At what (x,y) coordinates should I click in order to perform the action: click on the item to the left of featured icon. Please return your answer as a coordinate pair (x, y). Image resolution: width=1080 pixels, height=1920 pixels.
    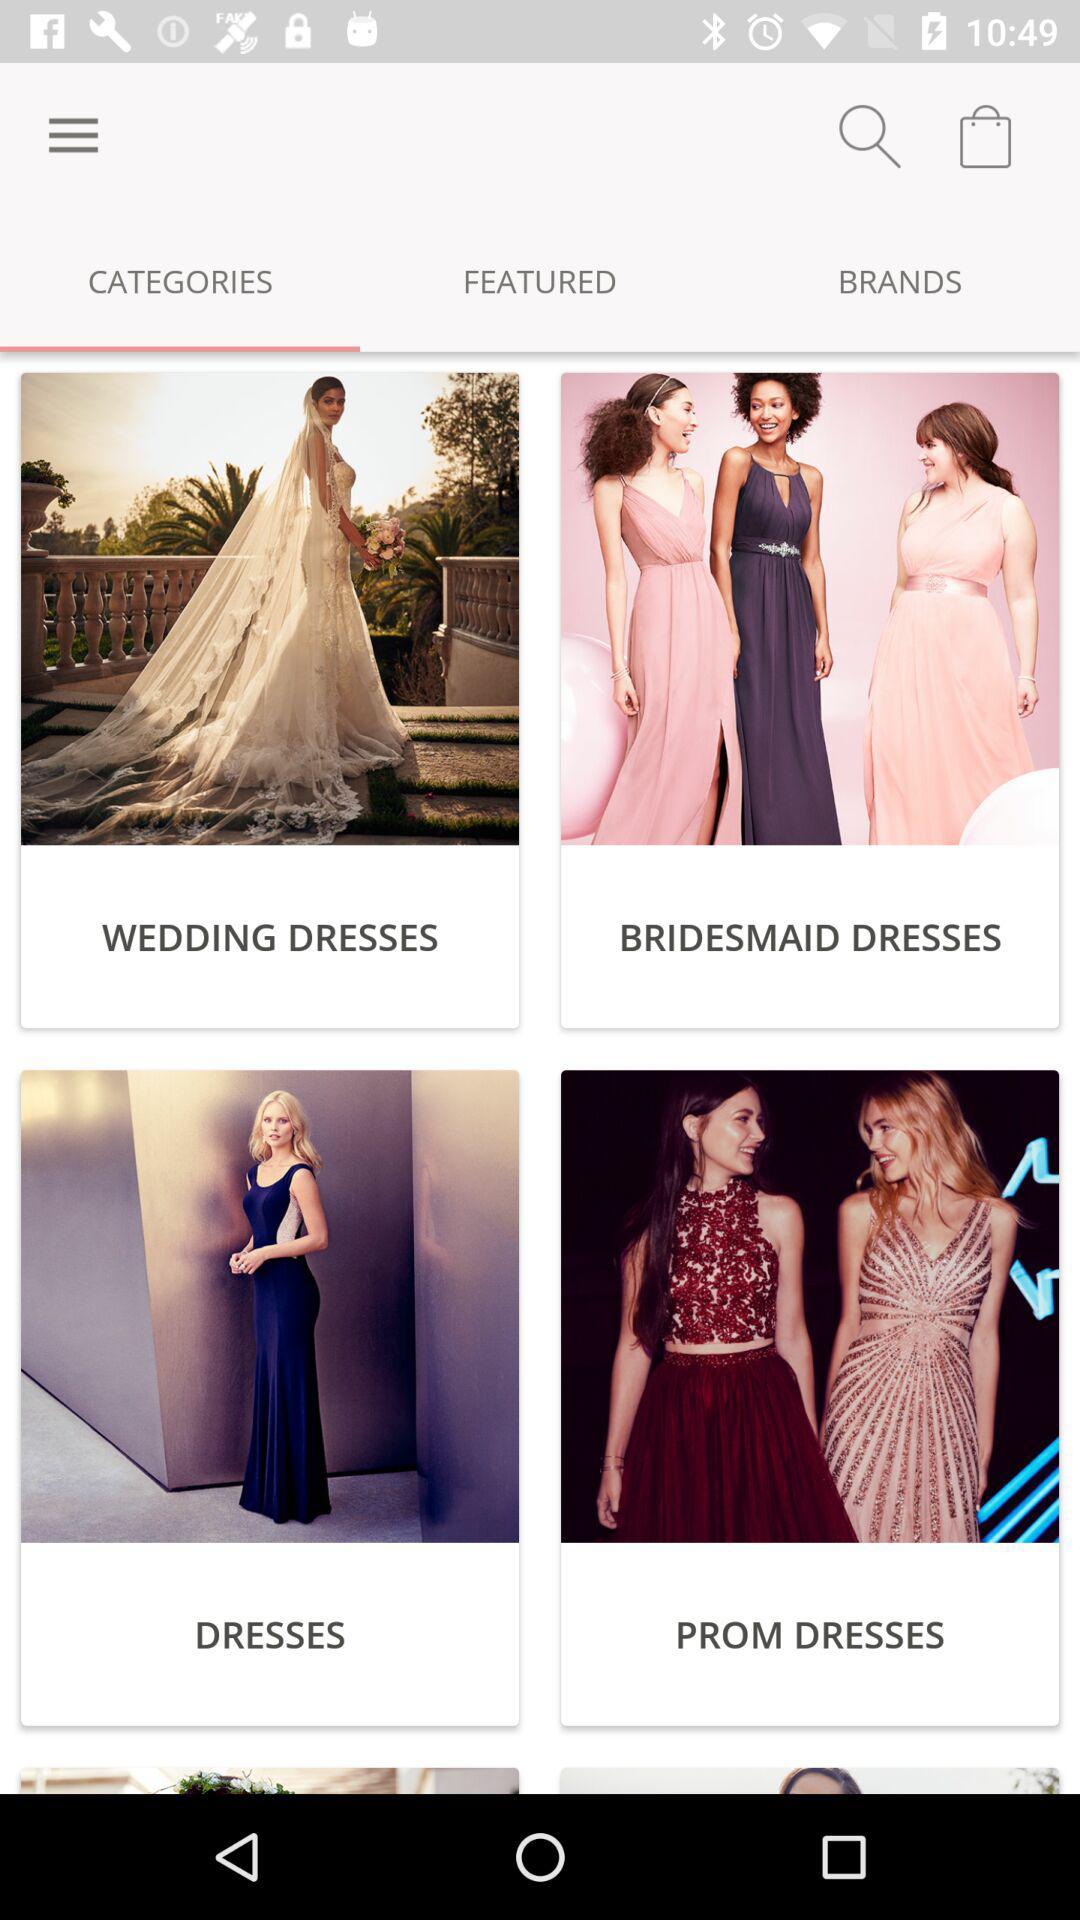
    Looking at the image, I should click on (72, 135).